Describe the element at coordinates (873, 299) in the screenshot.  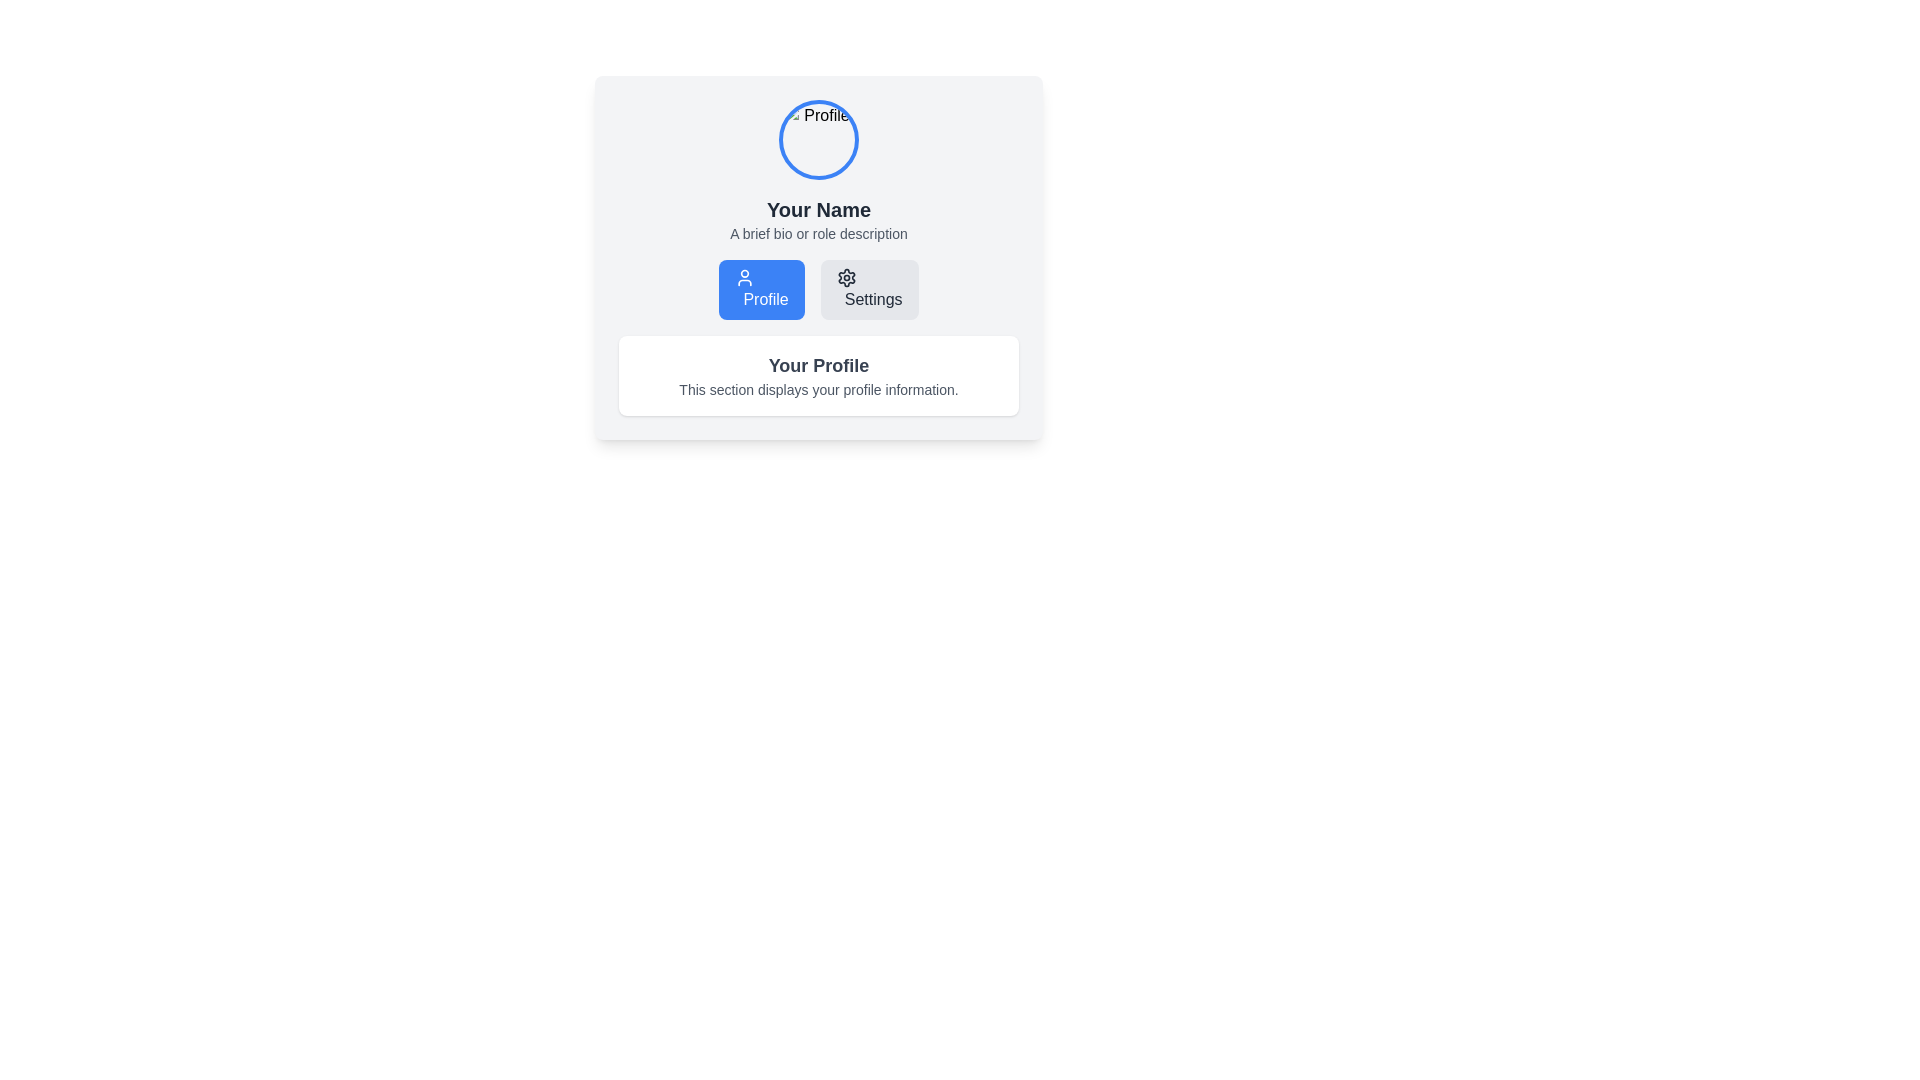
I see `the 'Settings' text label within the button` at that location.